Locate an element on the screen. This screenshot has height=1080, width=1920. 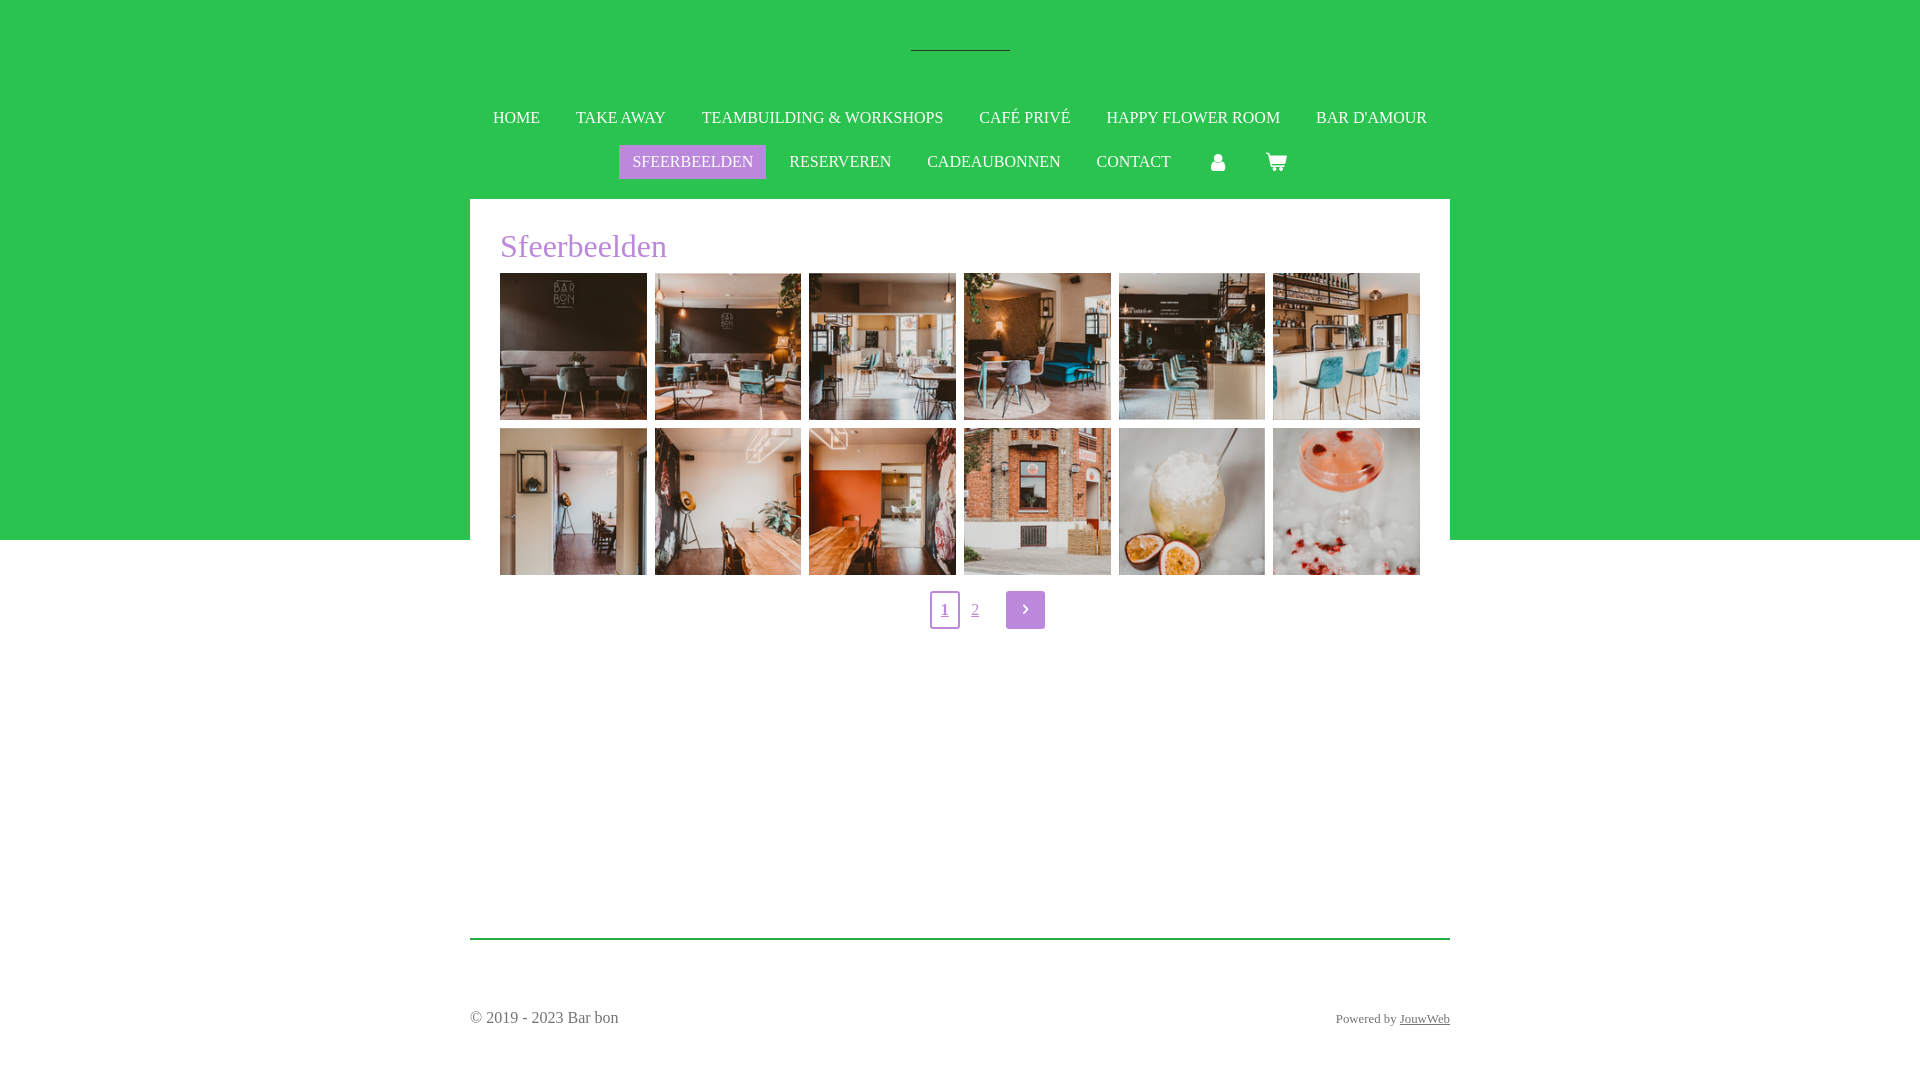
'TEAMBUILDING & WORKSHOPS' is located at coordinates (689, 118).